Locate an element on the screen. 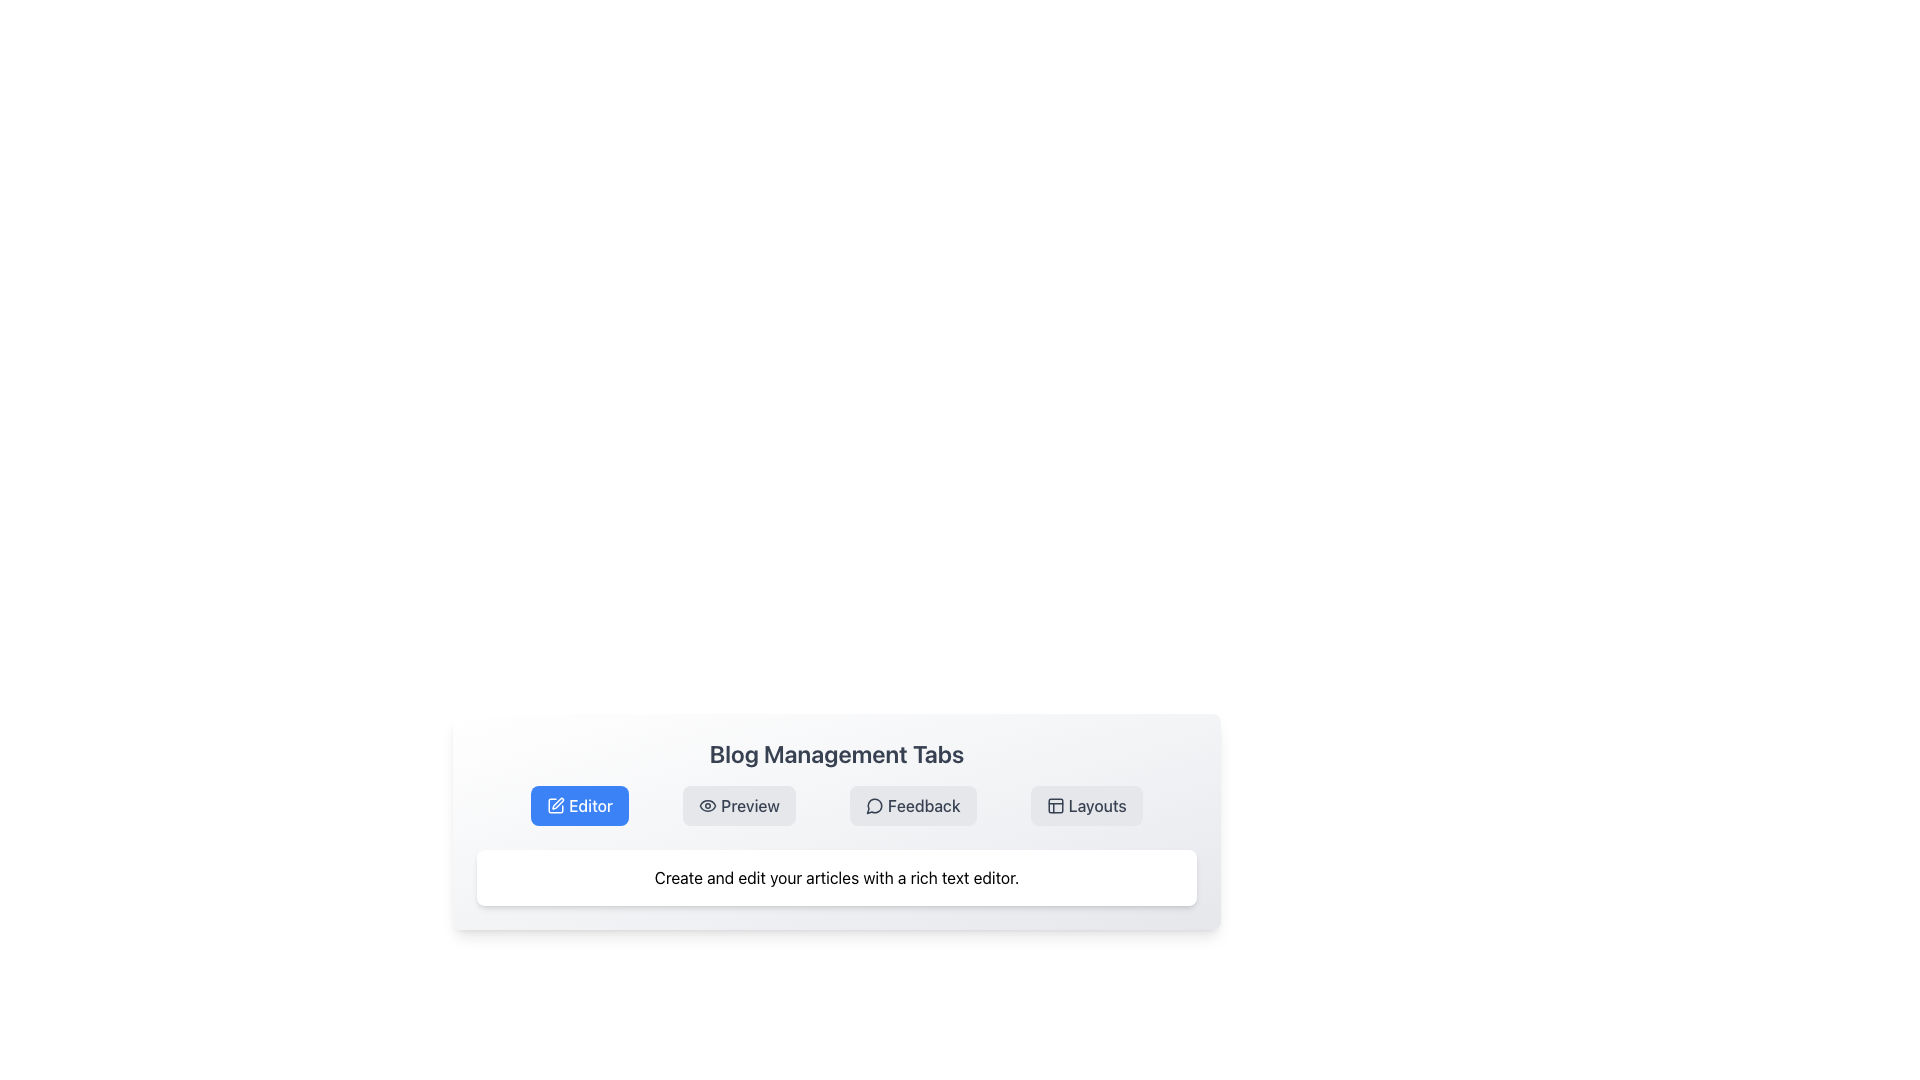 The height and width of the screenshot is (1080, 1920). the graphical icon element shaped like an eye located in the toolbar section, adjacent to the 'Preview' button is located at coordinates (708, 805).